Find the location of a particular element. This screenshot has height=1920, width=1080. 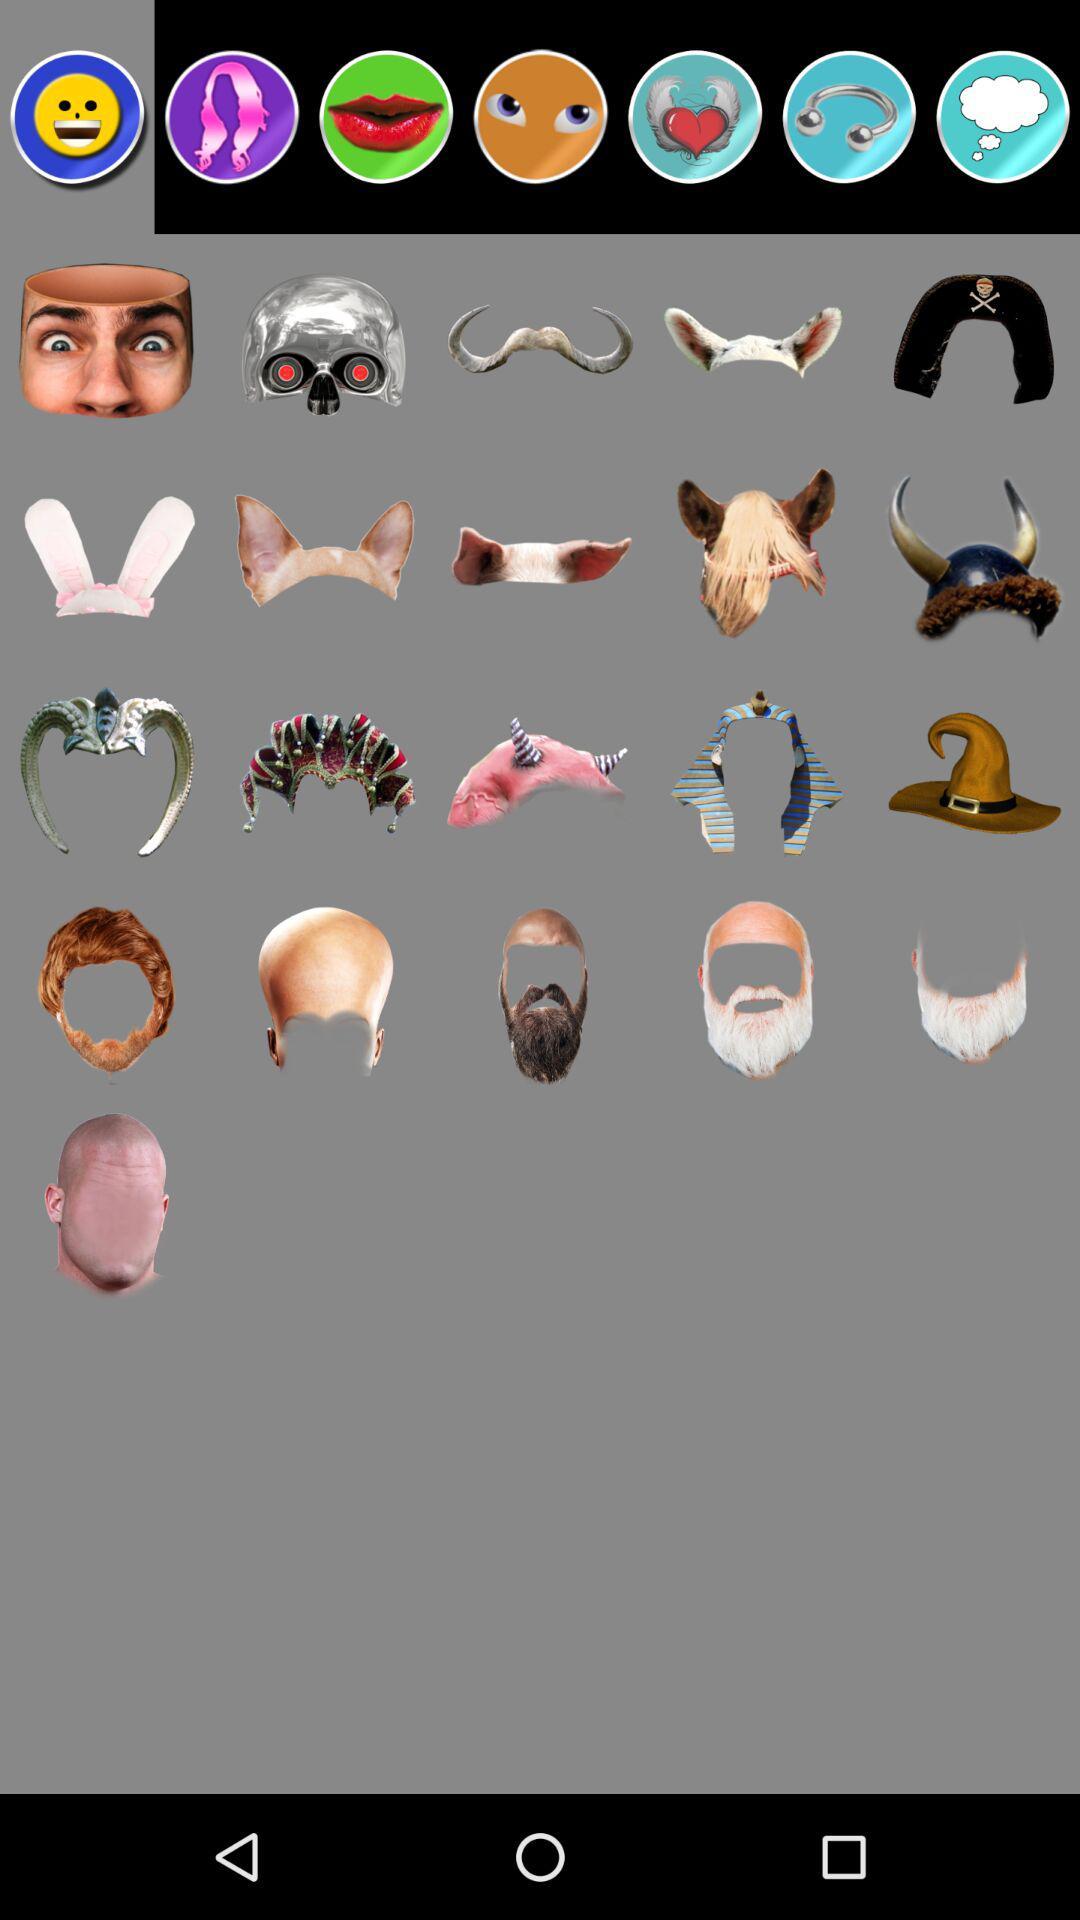

shirt choice is located at coordinates (694, 115).